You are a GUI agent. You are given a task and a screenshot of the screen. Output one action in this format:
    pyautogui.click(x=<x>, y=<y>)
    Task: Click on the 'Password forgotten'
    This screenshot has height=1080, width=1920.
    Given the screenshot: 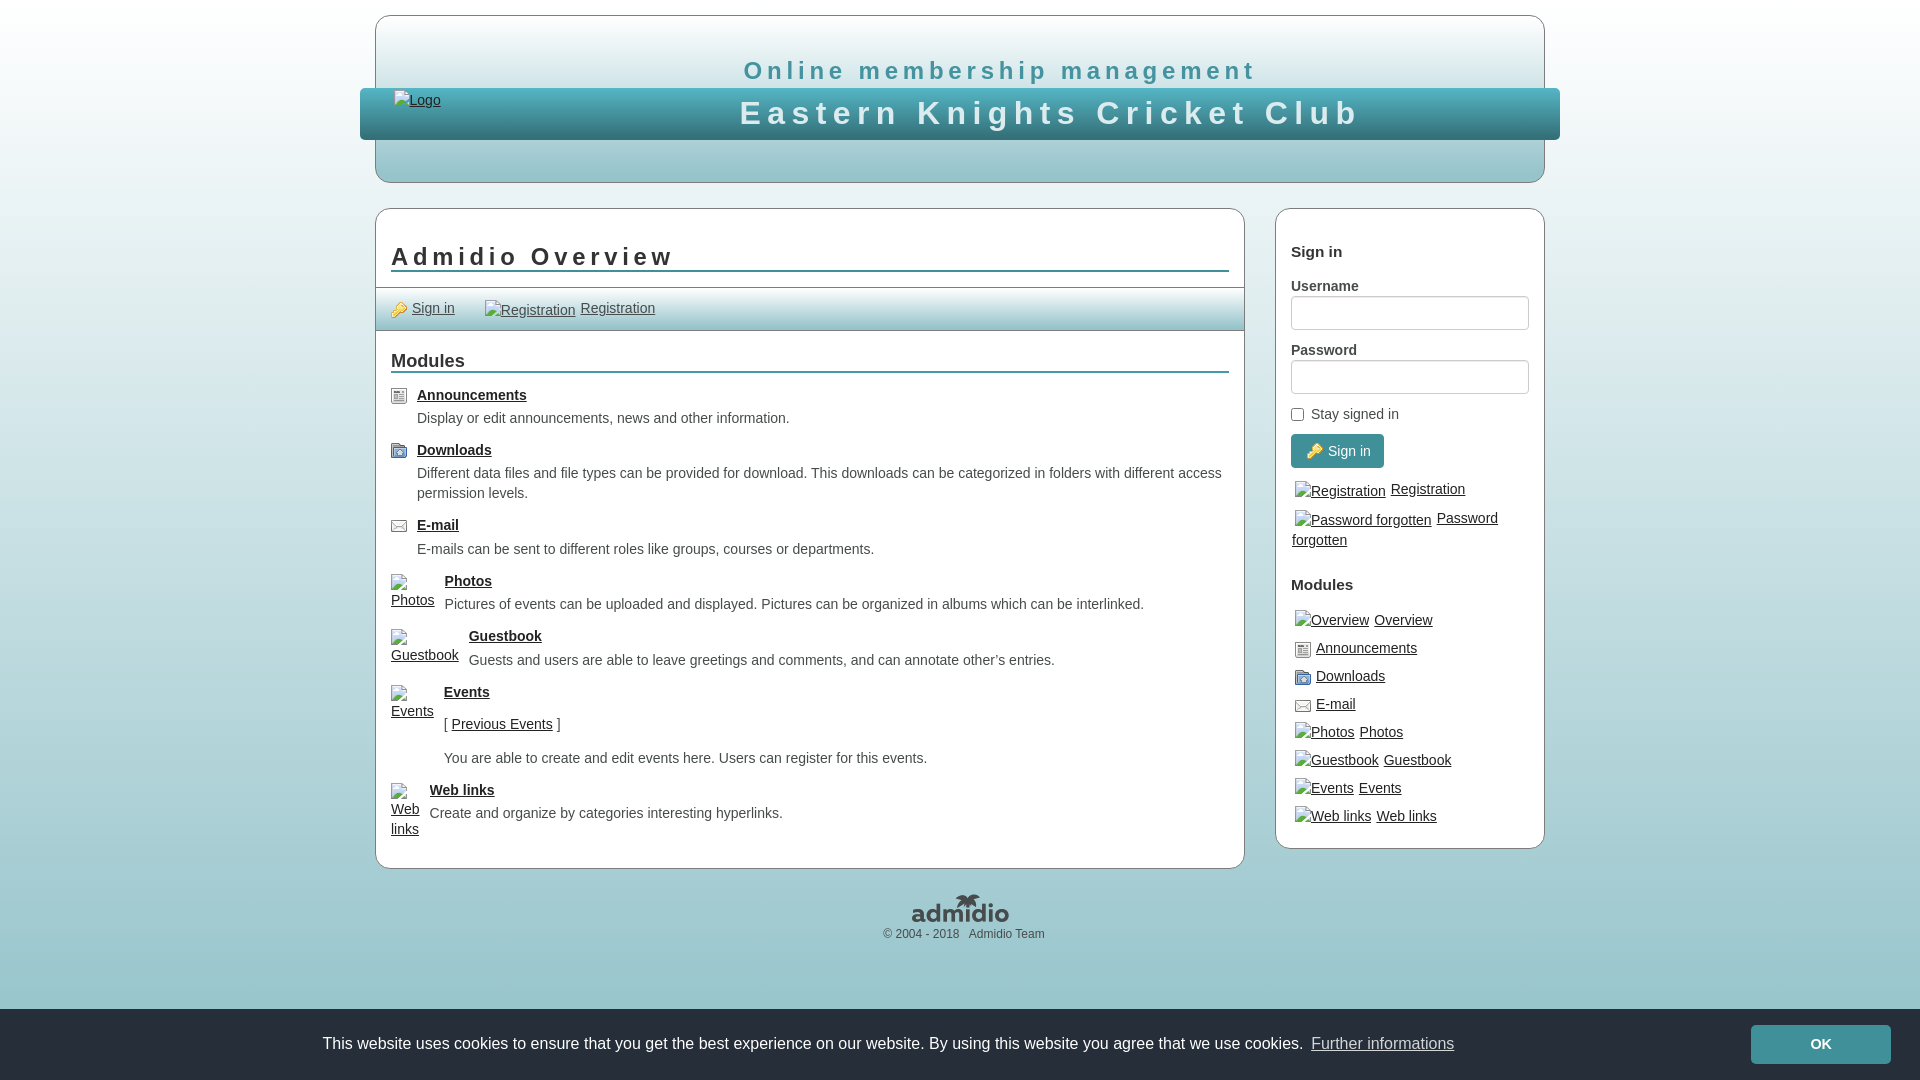 What is the action you would take?
    pyautogui.click(x=1409, y=531)
    